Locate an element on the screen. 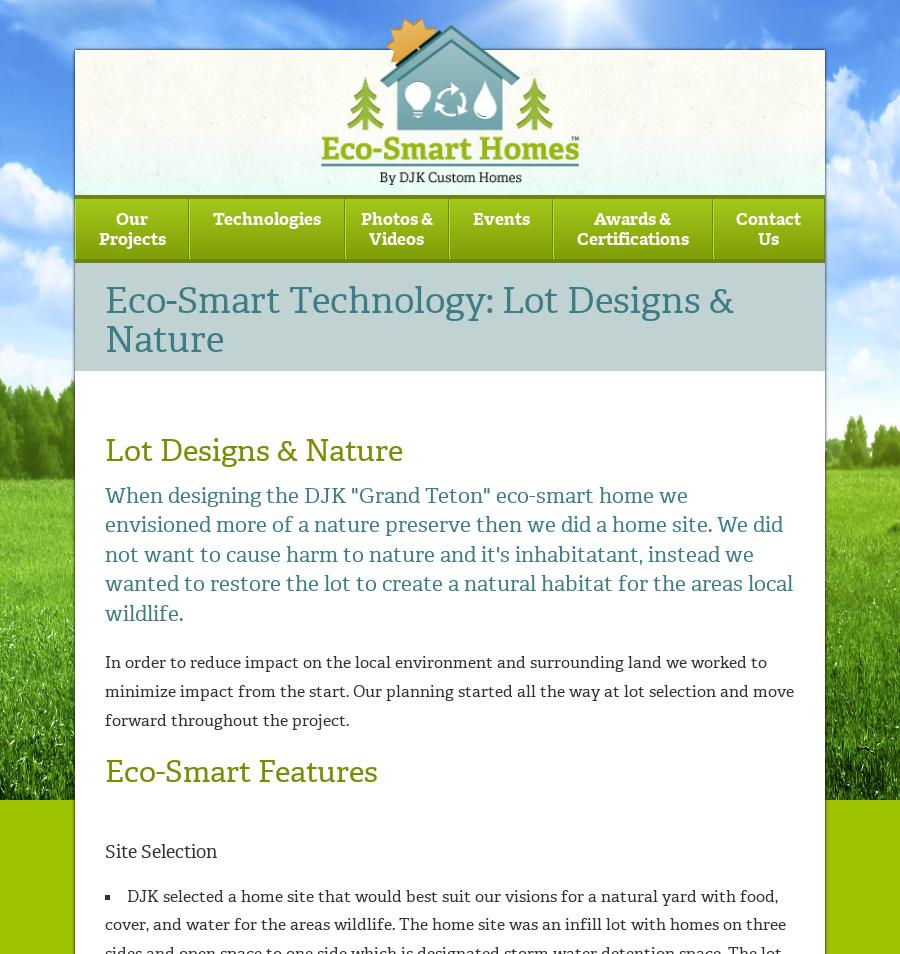 This screenshot has width=900, height=954. 'Awards & Certifications' is located at coordinates (631, 227).